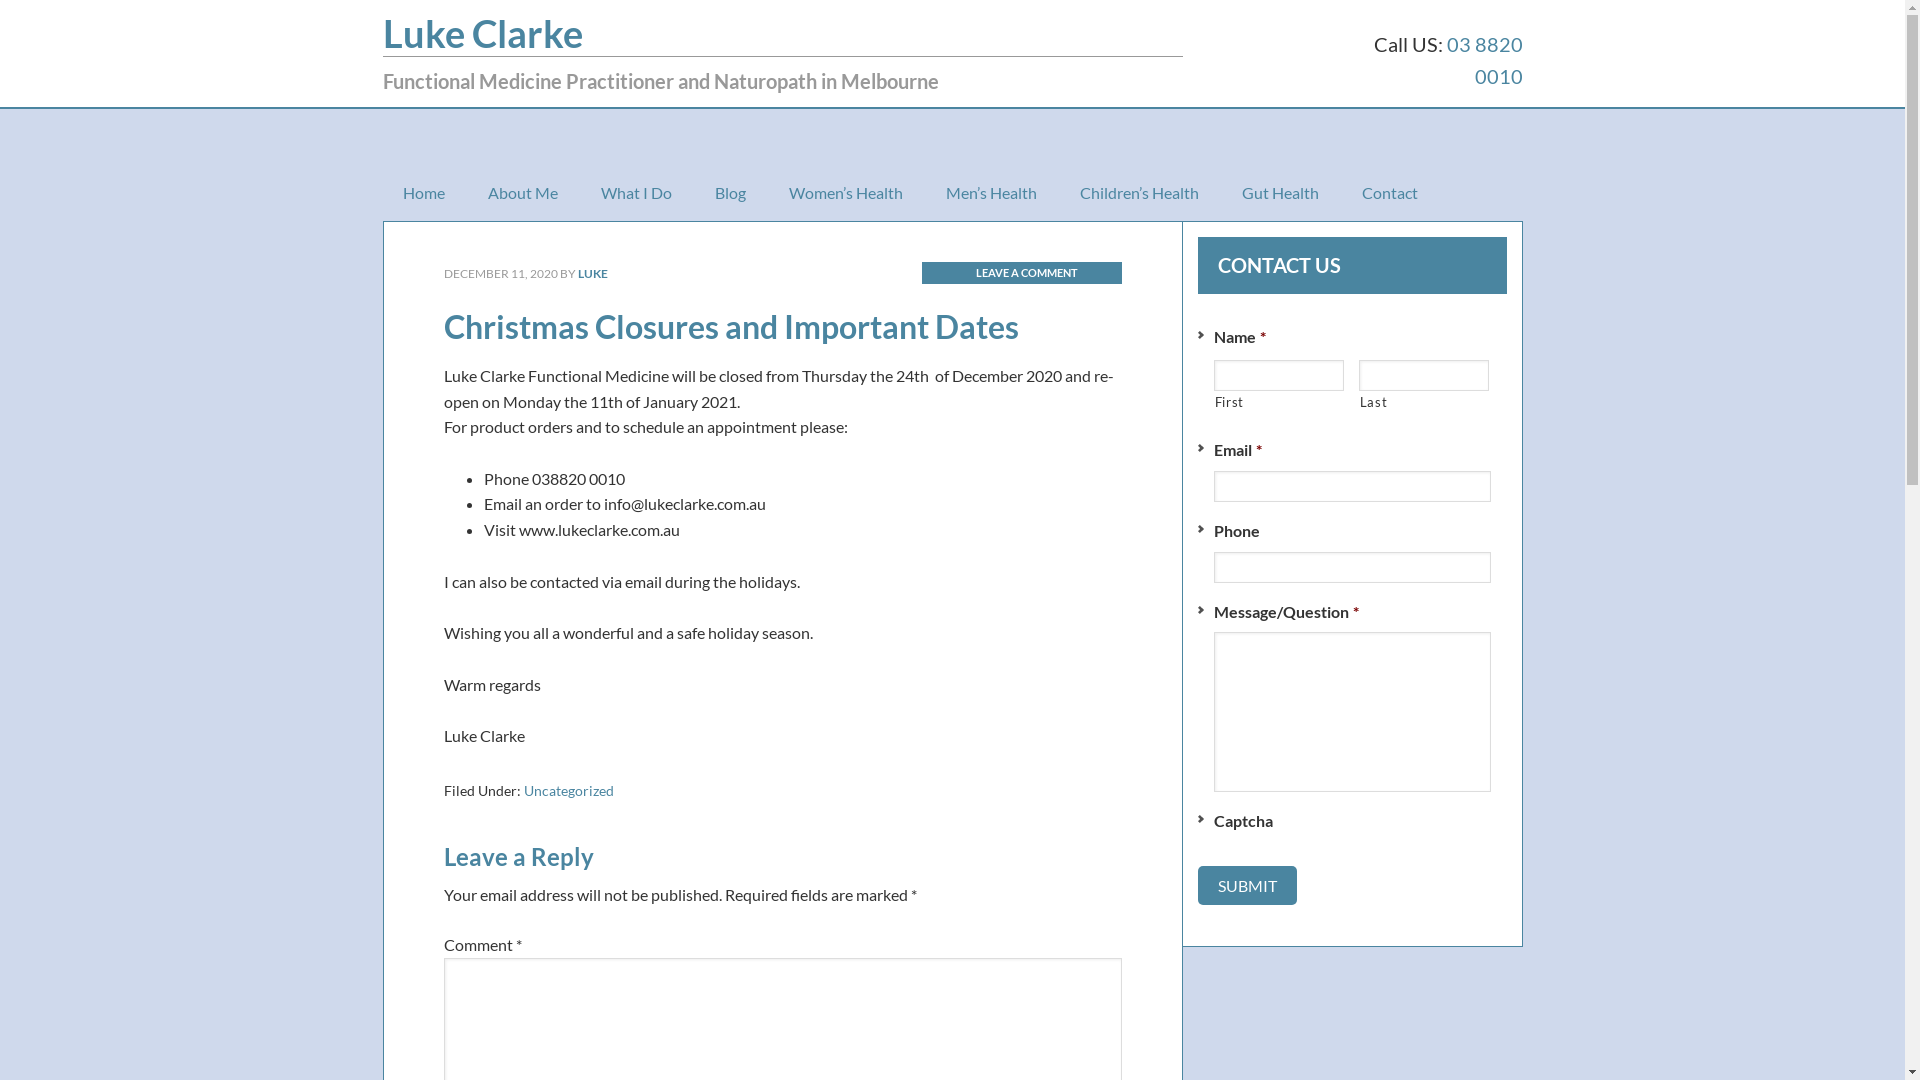 The width and height of the screenshot is (1920, 1080). Describe the element at coordinates (1280, 192) in the screenshot. I see `'Gut Health'` at that location.